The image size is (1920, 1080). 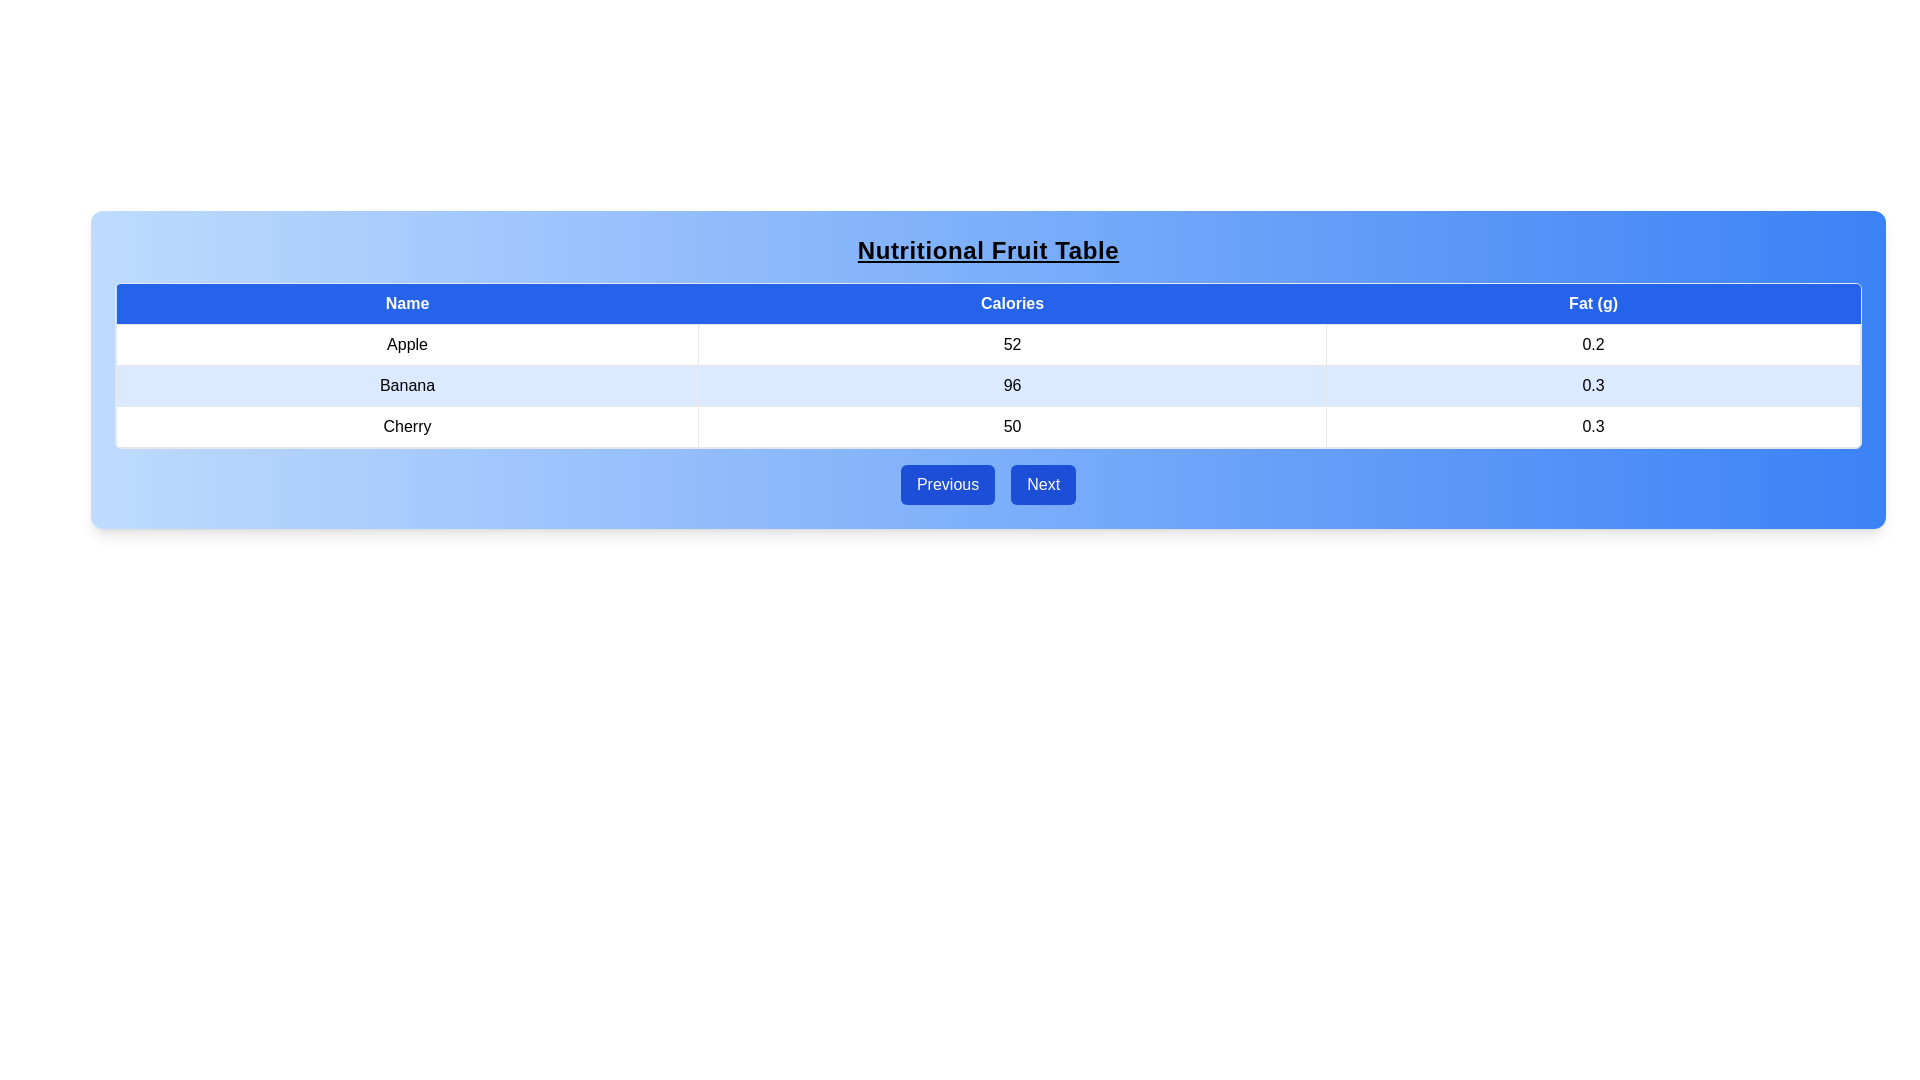 What do you see at coordinates (1592, 385) in the screenshot?
I see `numerical value indicating the fat content (in grams) for the item 'Banana' in the nutritional table, specifically from the third cell in the 'Fat (g)' column` at bounding box center [1592, 385].